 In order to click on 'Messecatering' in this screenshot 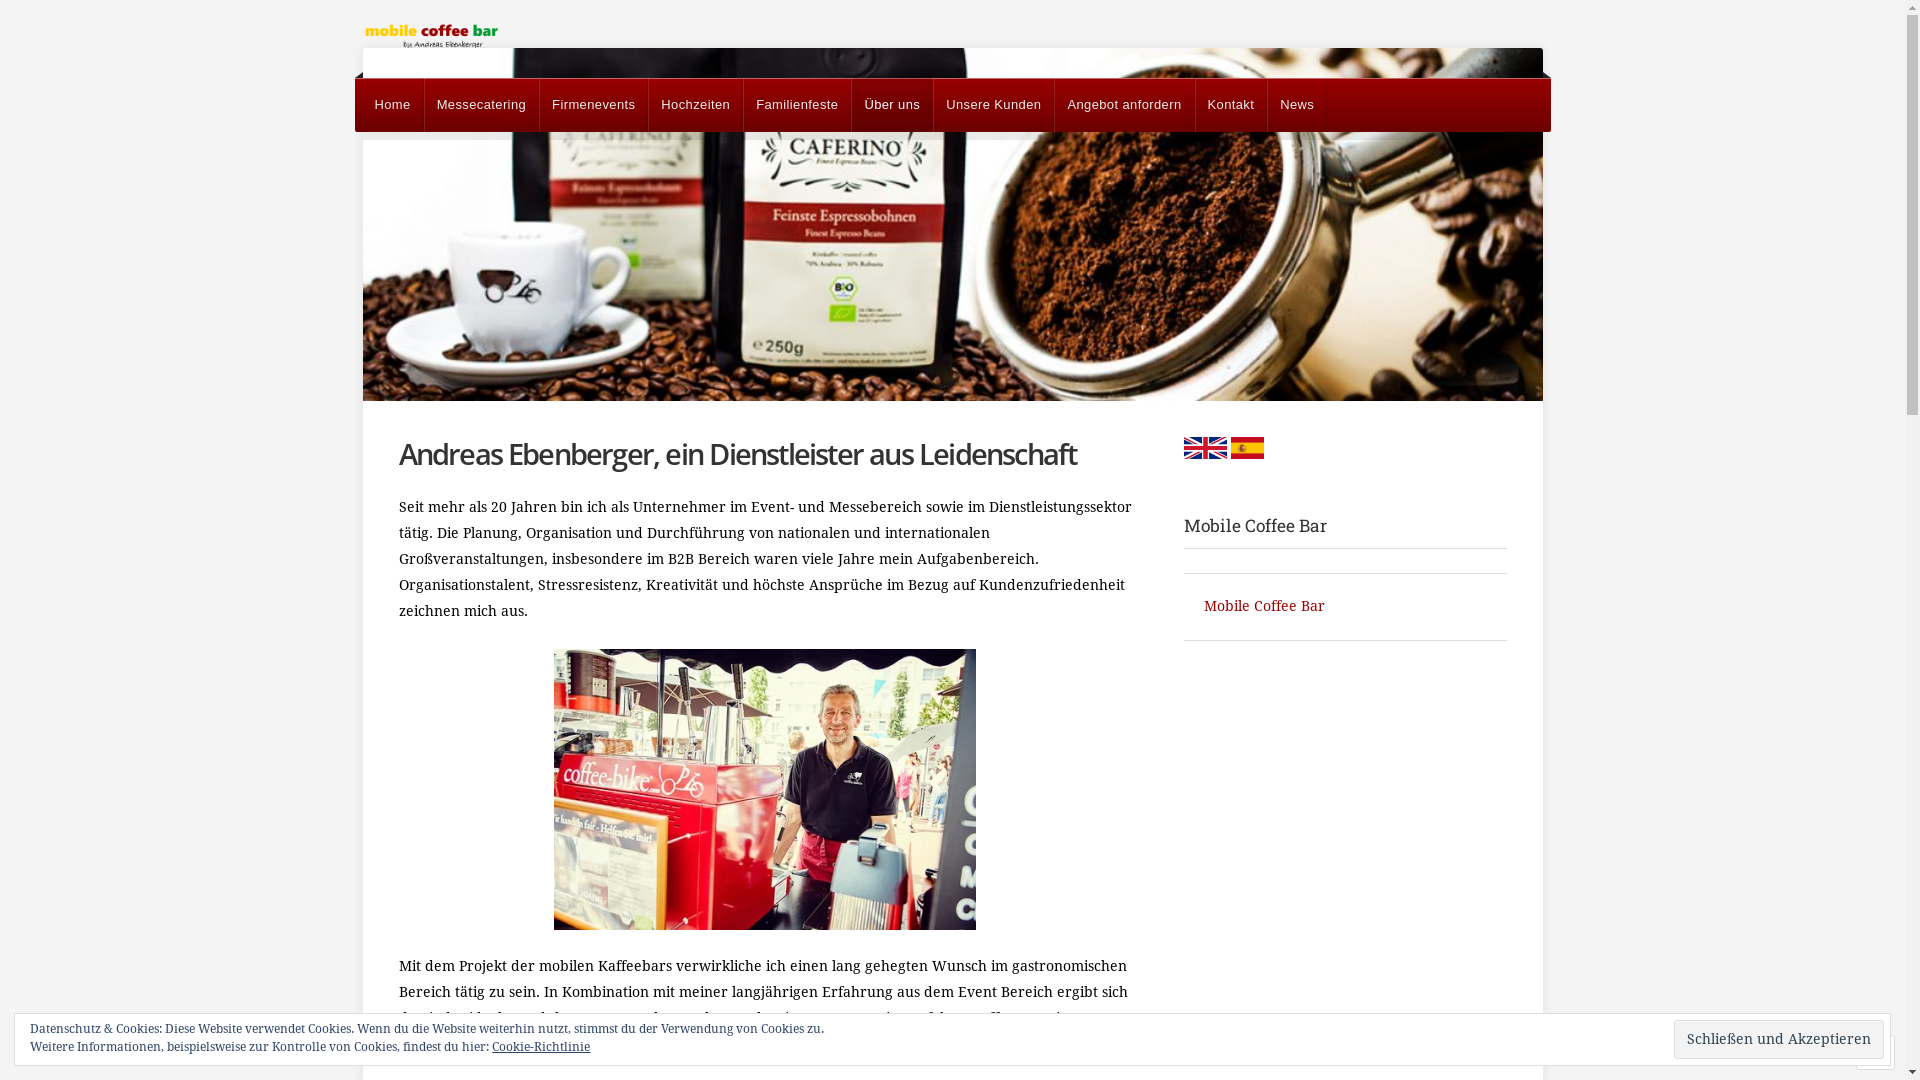, I will do `click(481, 104)`.